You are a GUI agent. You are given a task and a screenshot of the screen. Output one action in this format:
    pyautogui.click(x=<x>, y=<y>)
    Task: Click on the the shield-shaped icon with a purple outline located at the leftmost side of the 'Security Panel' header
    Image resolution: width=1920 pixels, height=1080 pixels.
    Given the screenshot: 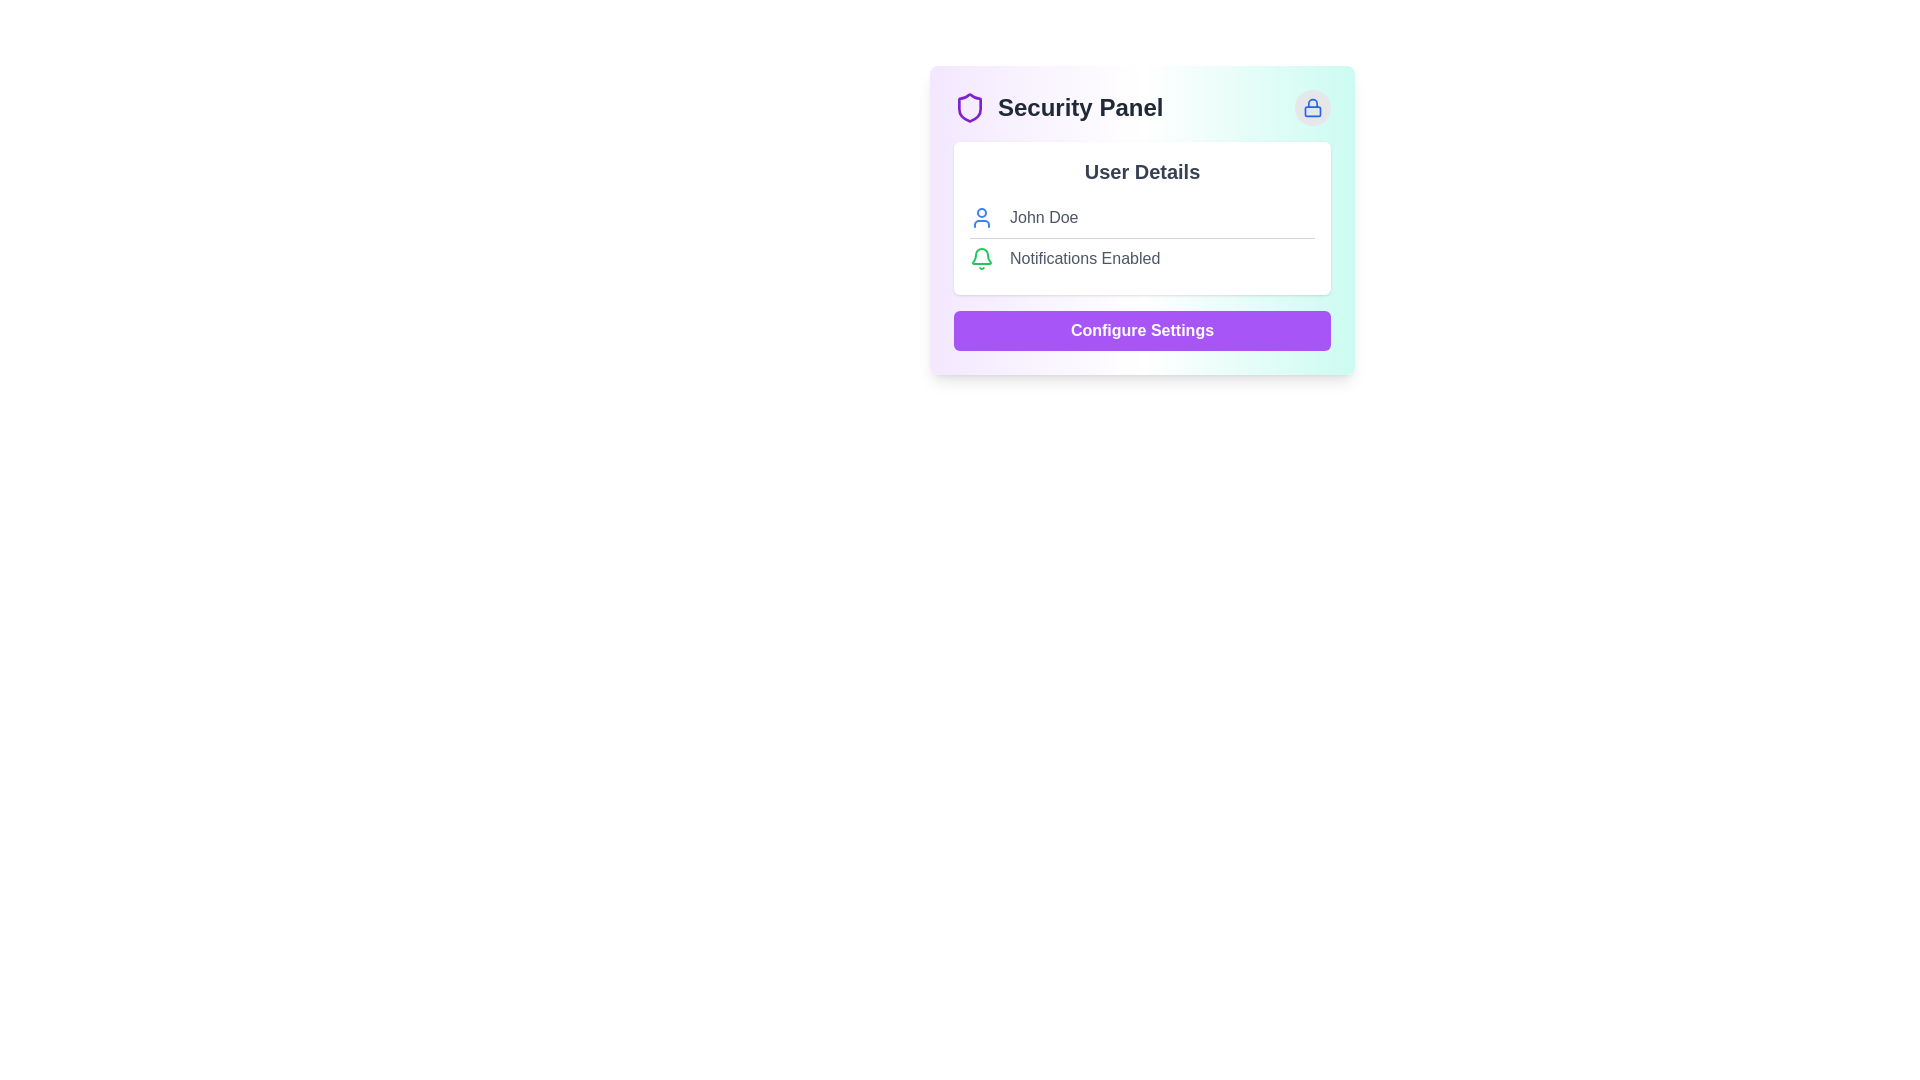 What is the action you would take?
    pyautogui.click(x=969, y=108)
    